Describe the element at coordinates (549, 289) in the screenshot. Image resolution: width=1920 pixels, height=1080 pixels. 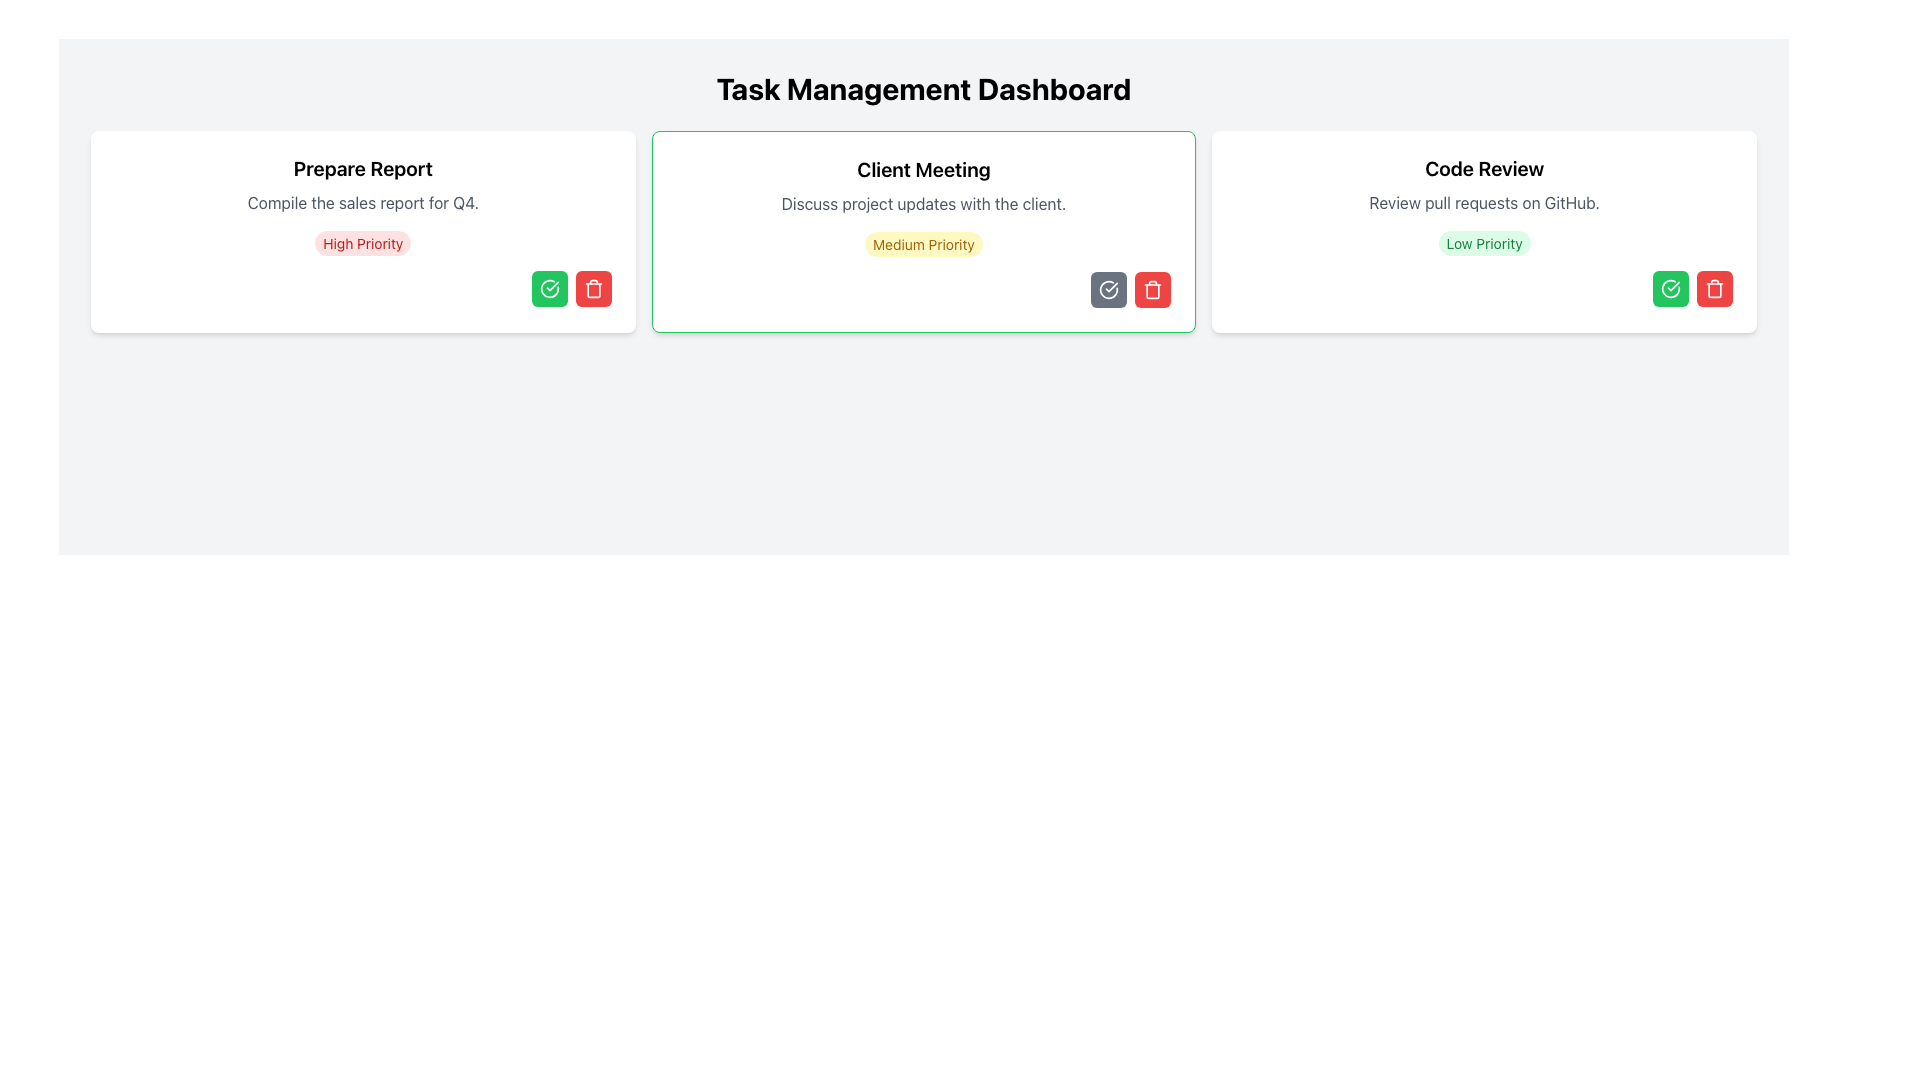
I see `the completion icon to mark the task 'Prepare Report' as completed in the Task Management Dashboard` at that location.